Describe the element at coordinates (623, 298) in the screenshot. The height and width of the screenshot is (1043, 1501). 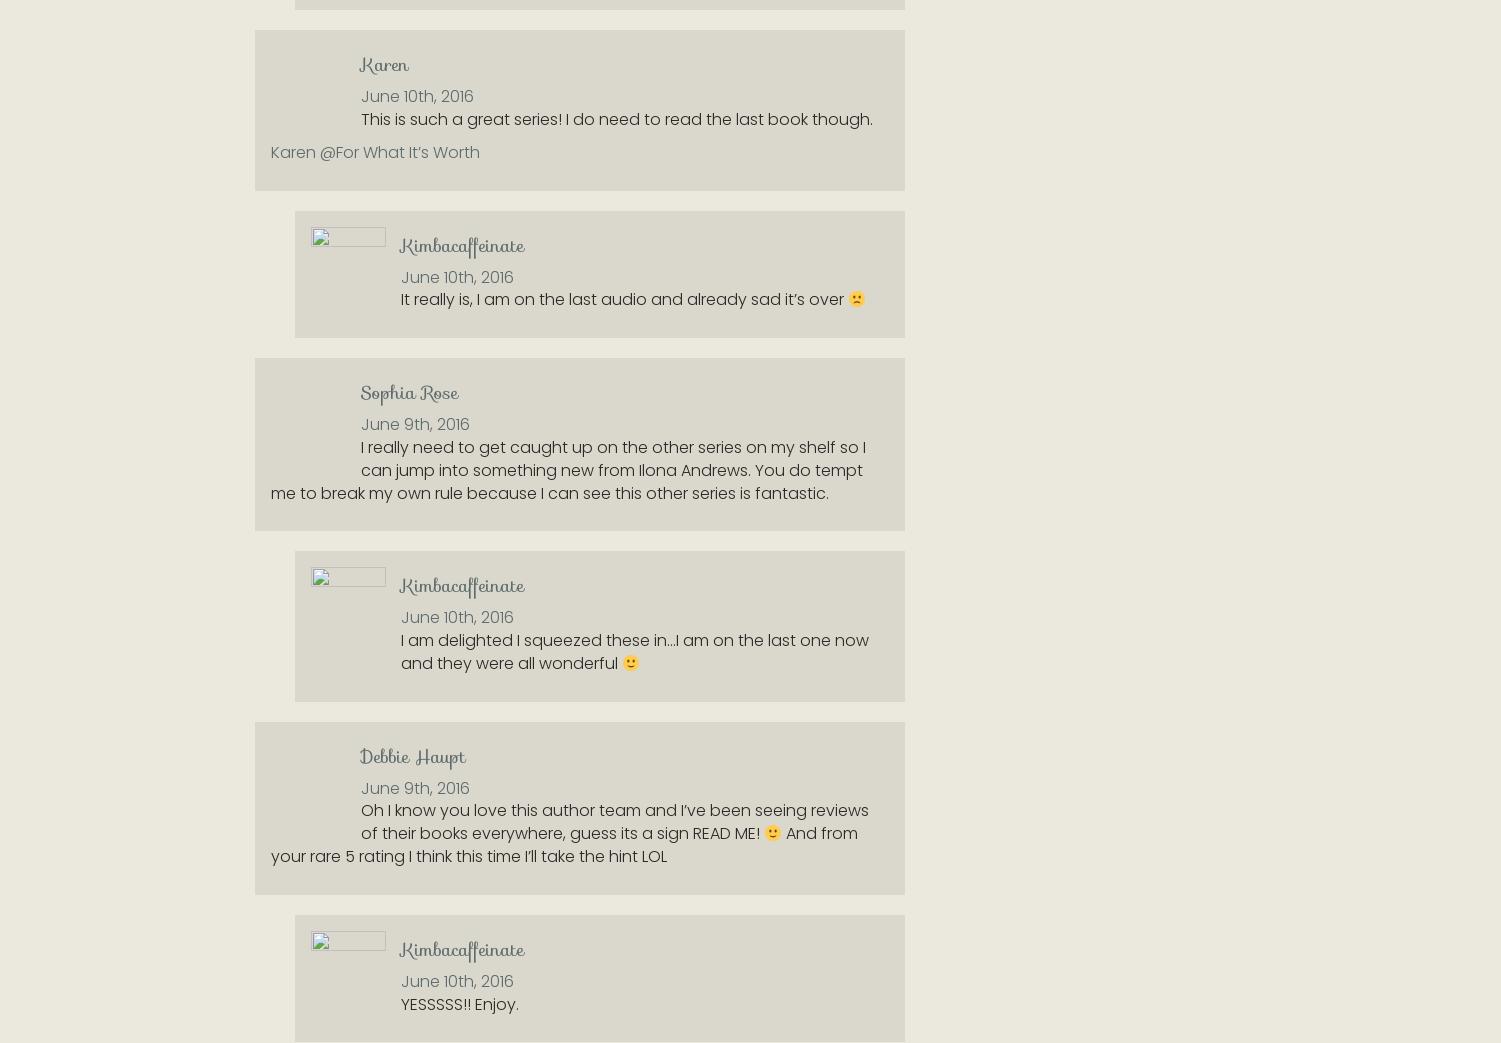
I see `'It really is, I am on the last audio and already sad it’s over'` at that location.